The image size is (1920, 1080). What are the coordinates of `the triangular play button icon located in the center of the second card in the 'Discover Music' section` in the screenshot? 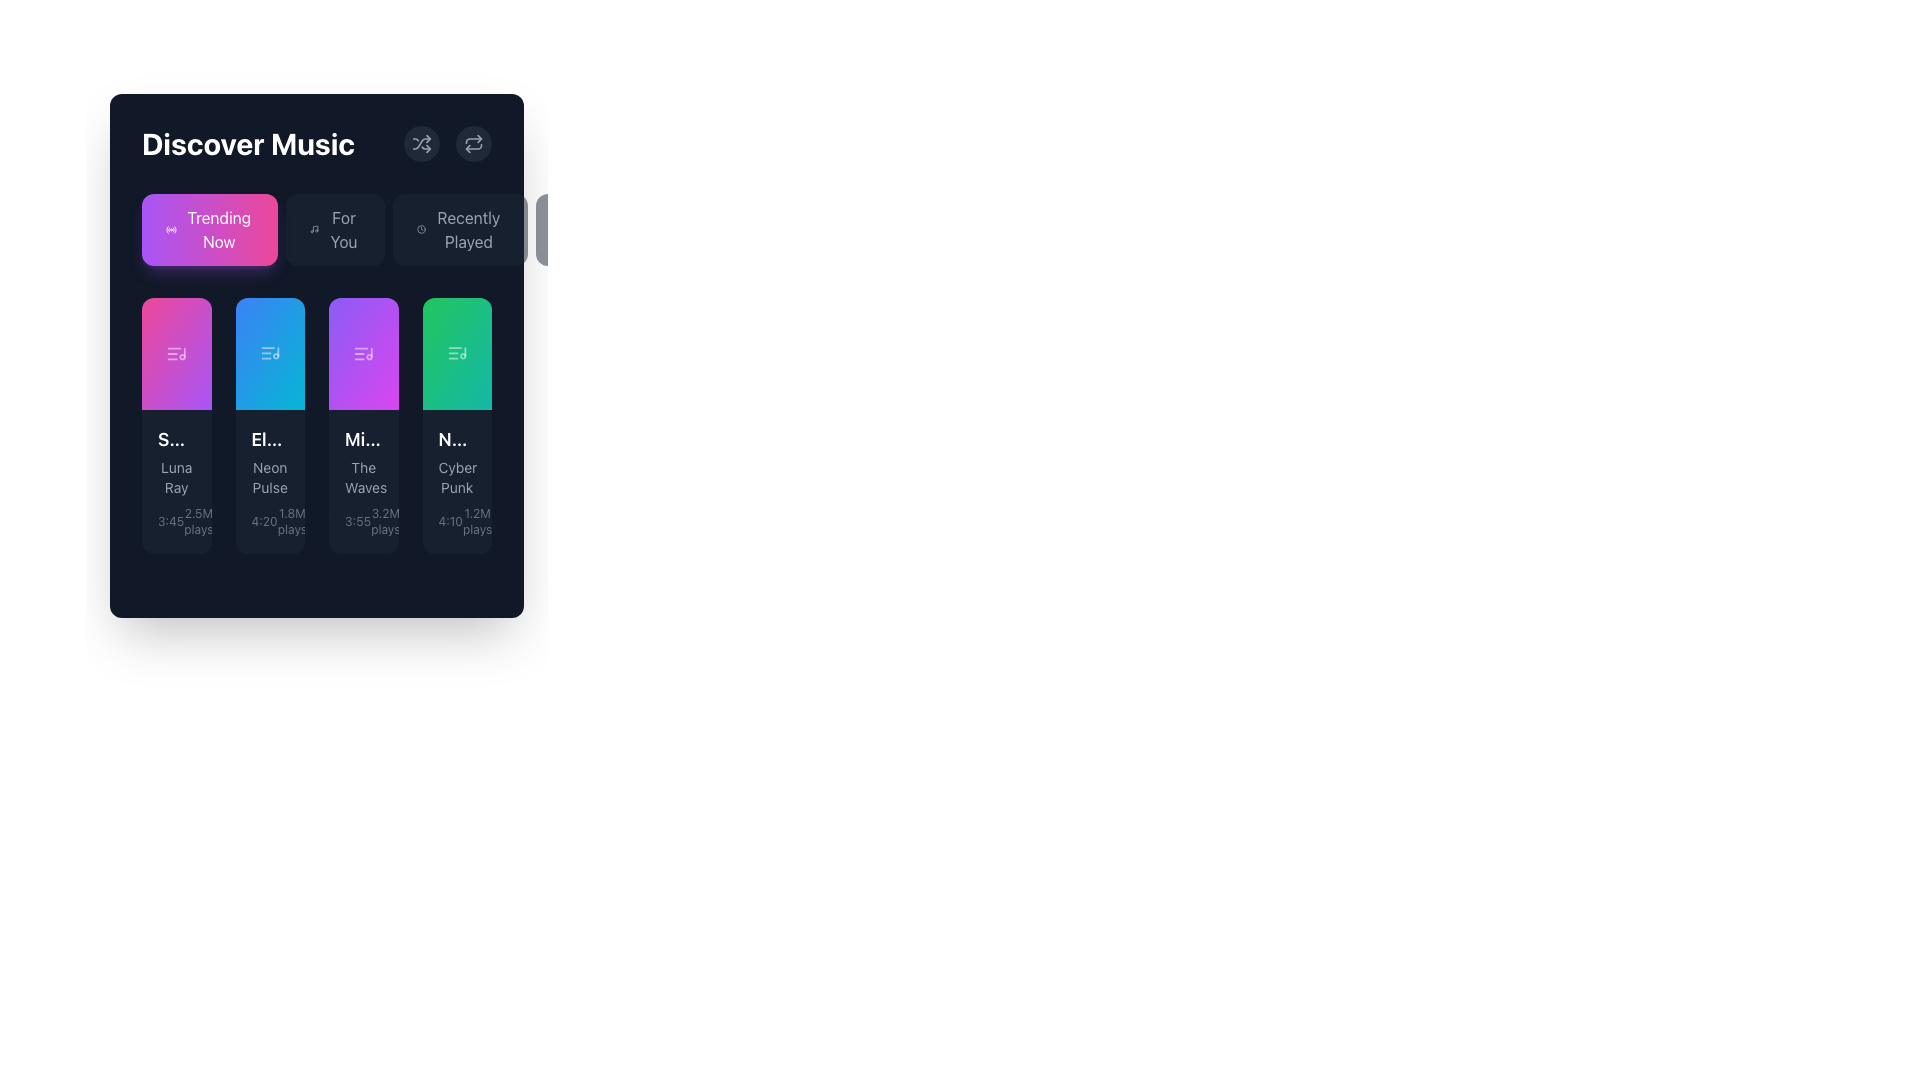 It's located at (271, 353).